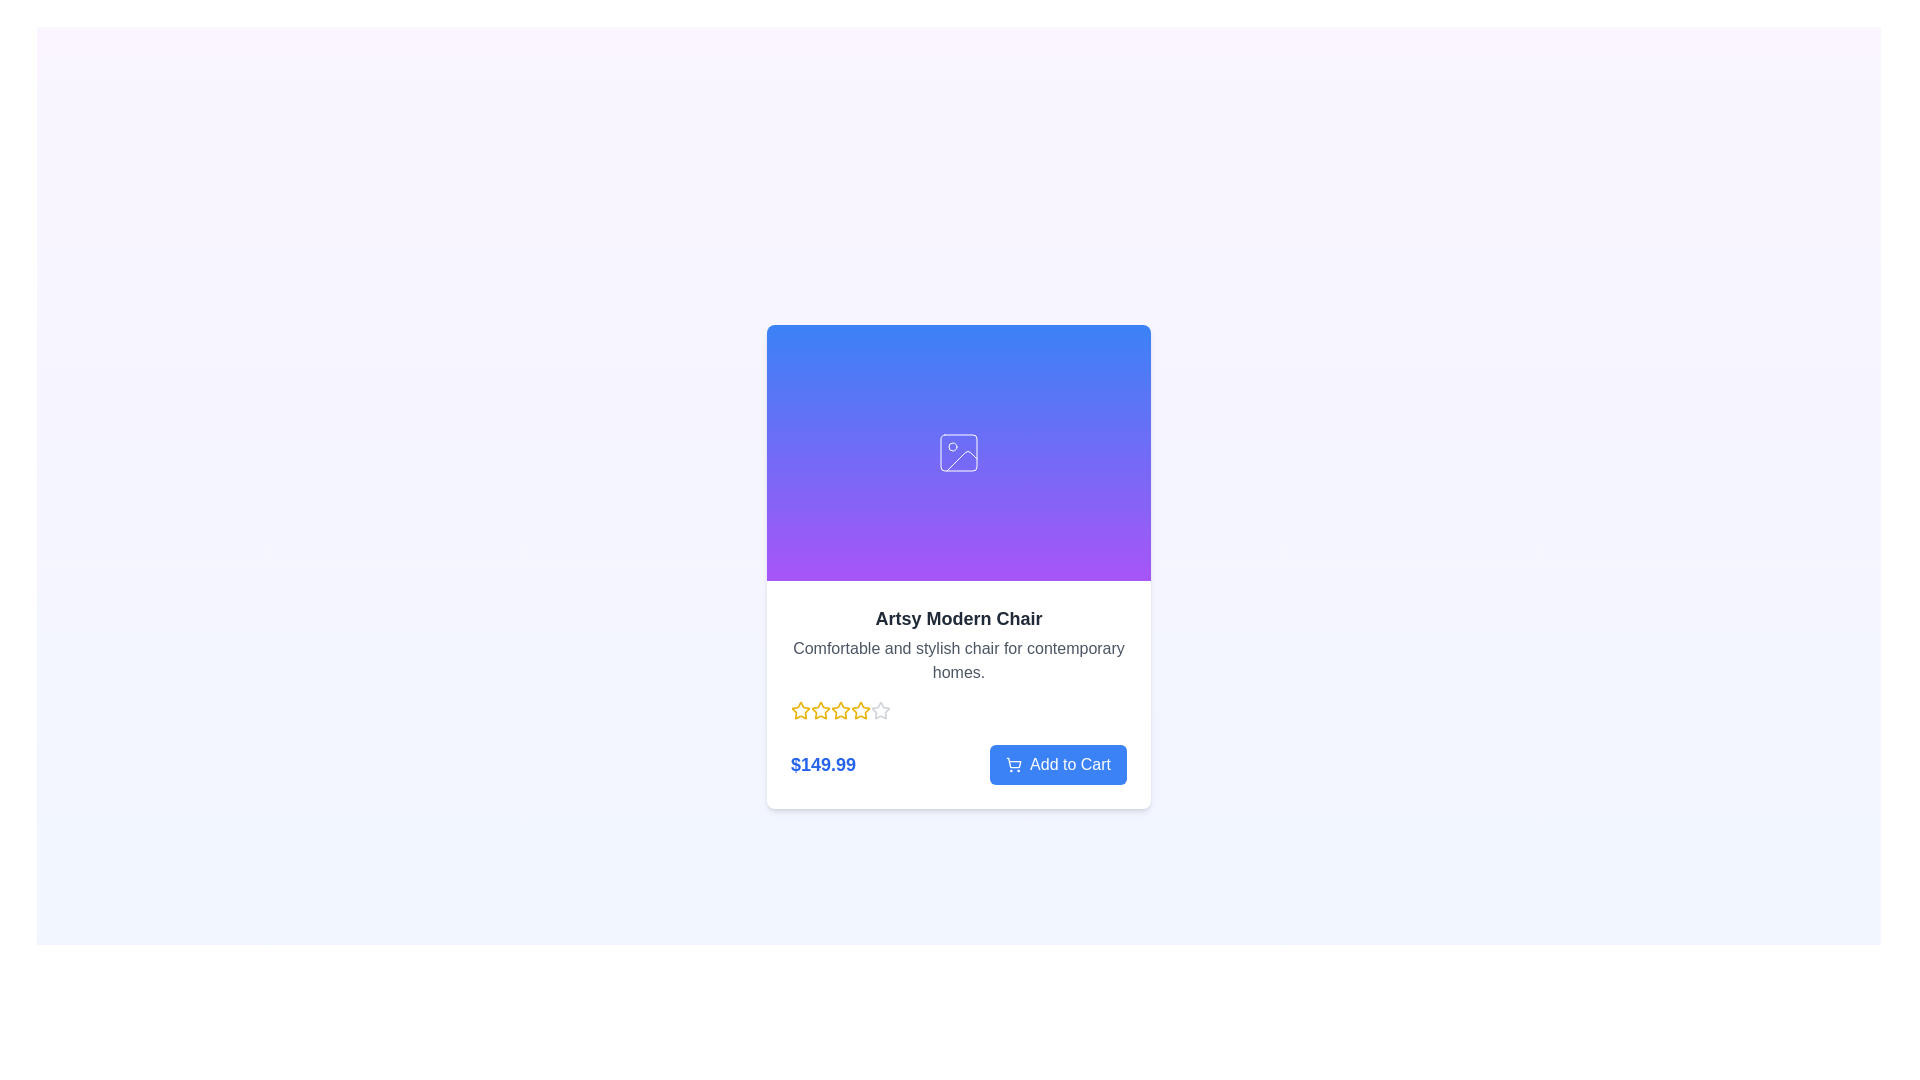  I want to click on the fourth star icon in the rating system to update the selection, so click(840, 709).